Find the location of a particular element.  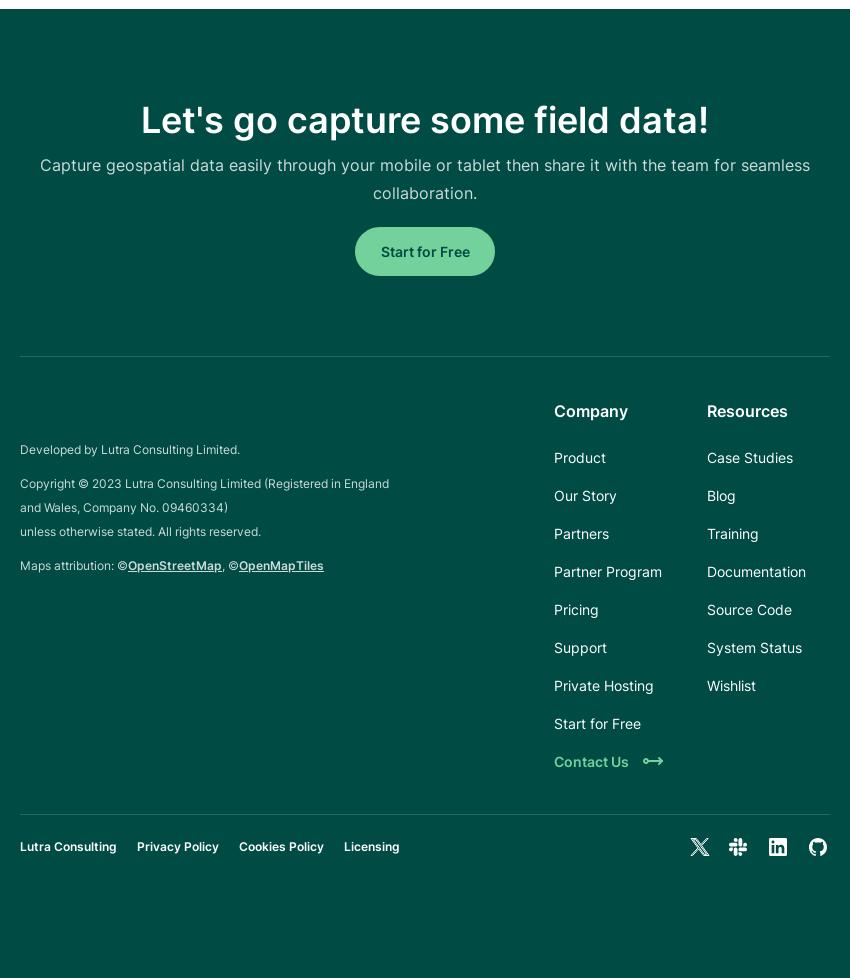

'unless otherwise stated. All rights reserved.' is located at coordinates (140, 531).